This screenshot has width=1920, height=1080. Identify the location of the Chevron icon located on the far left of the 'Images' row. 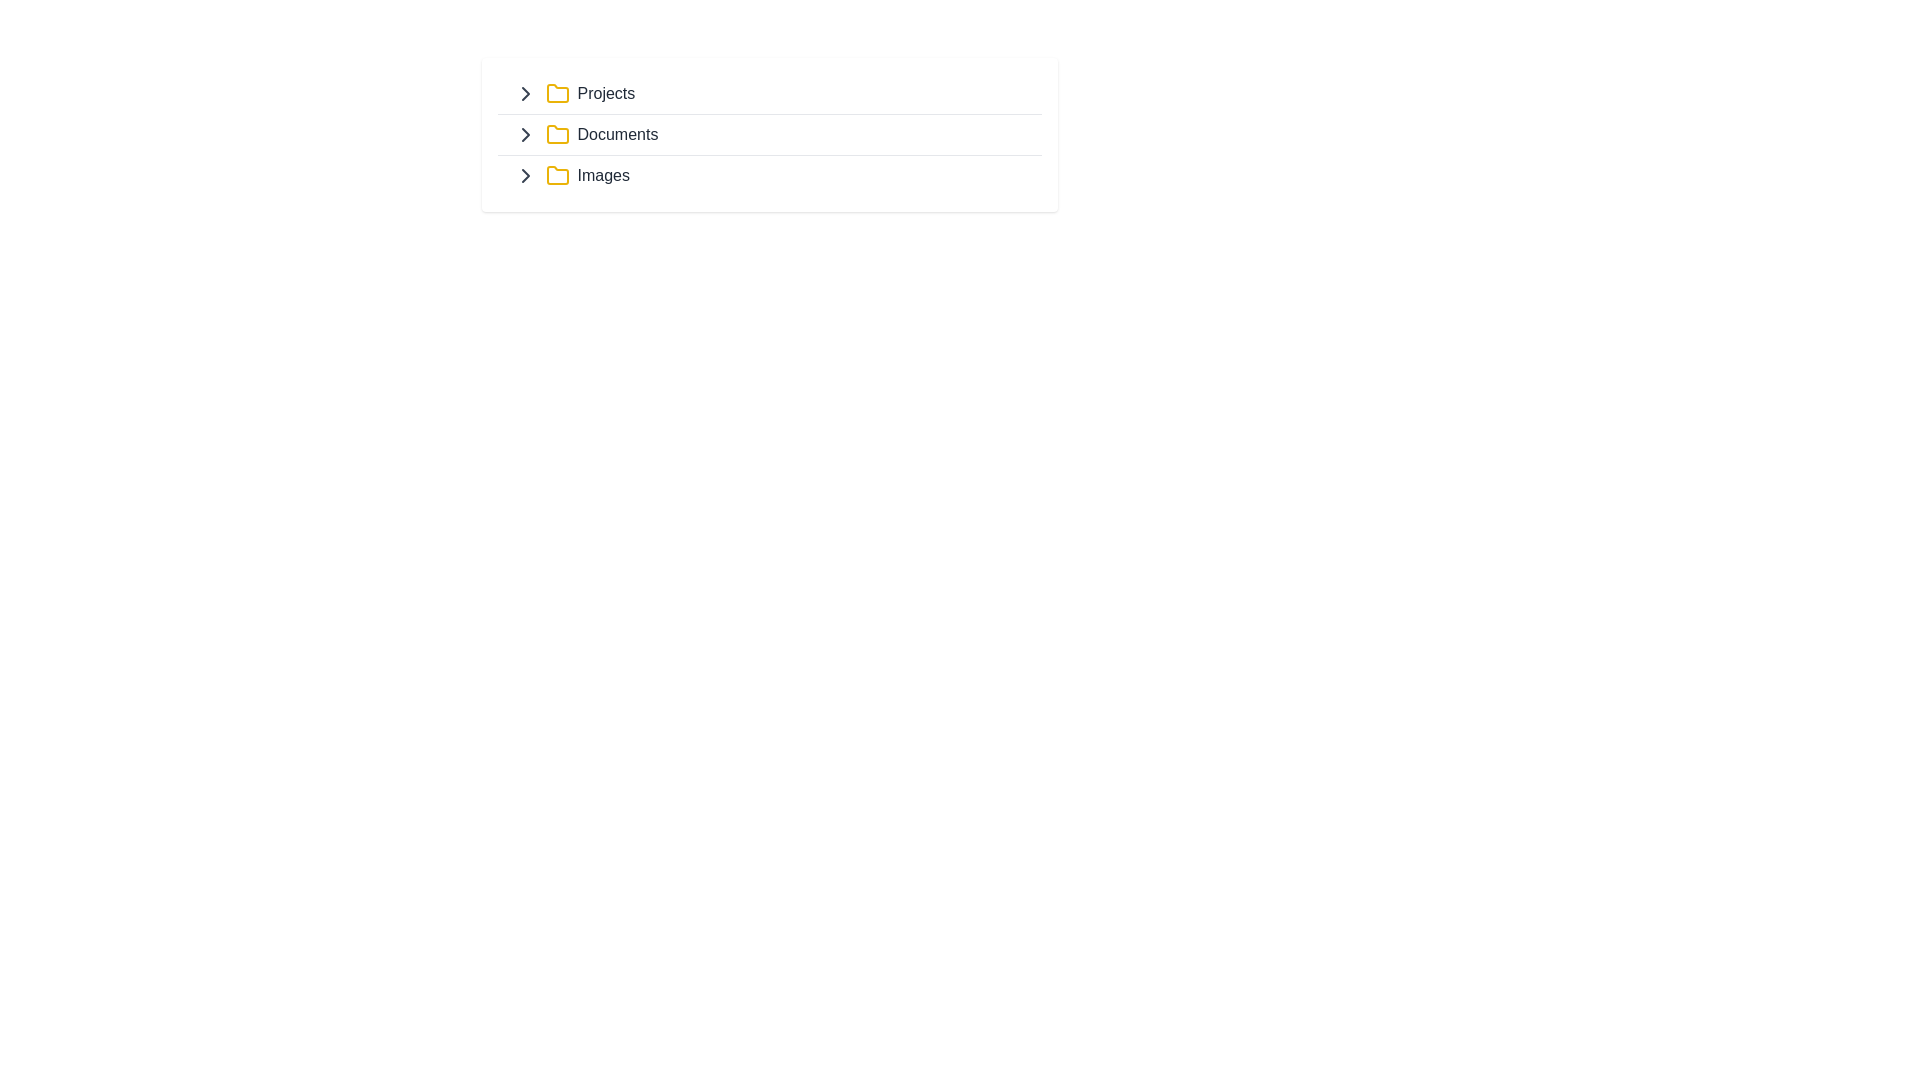
(525, 175).